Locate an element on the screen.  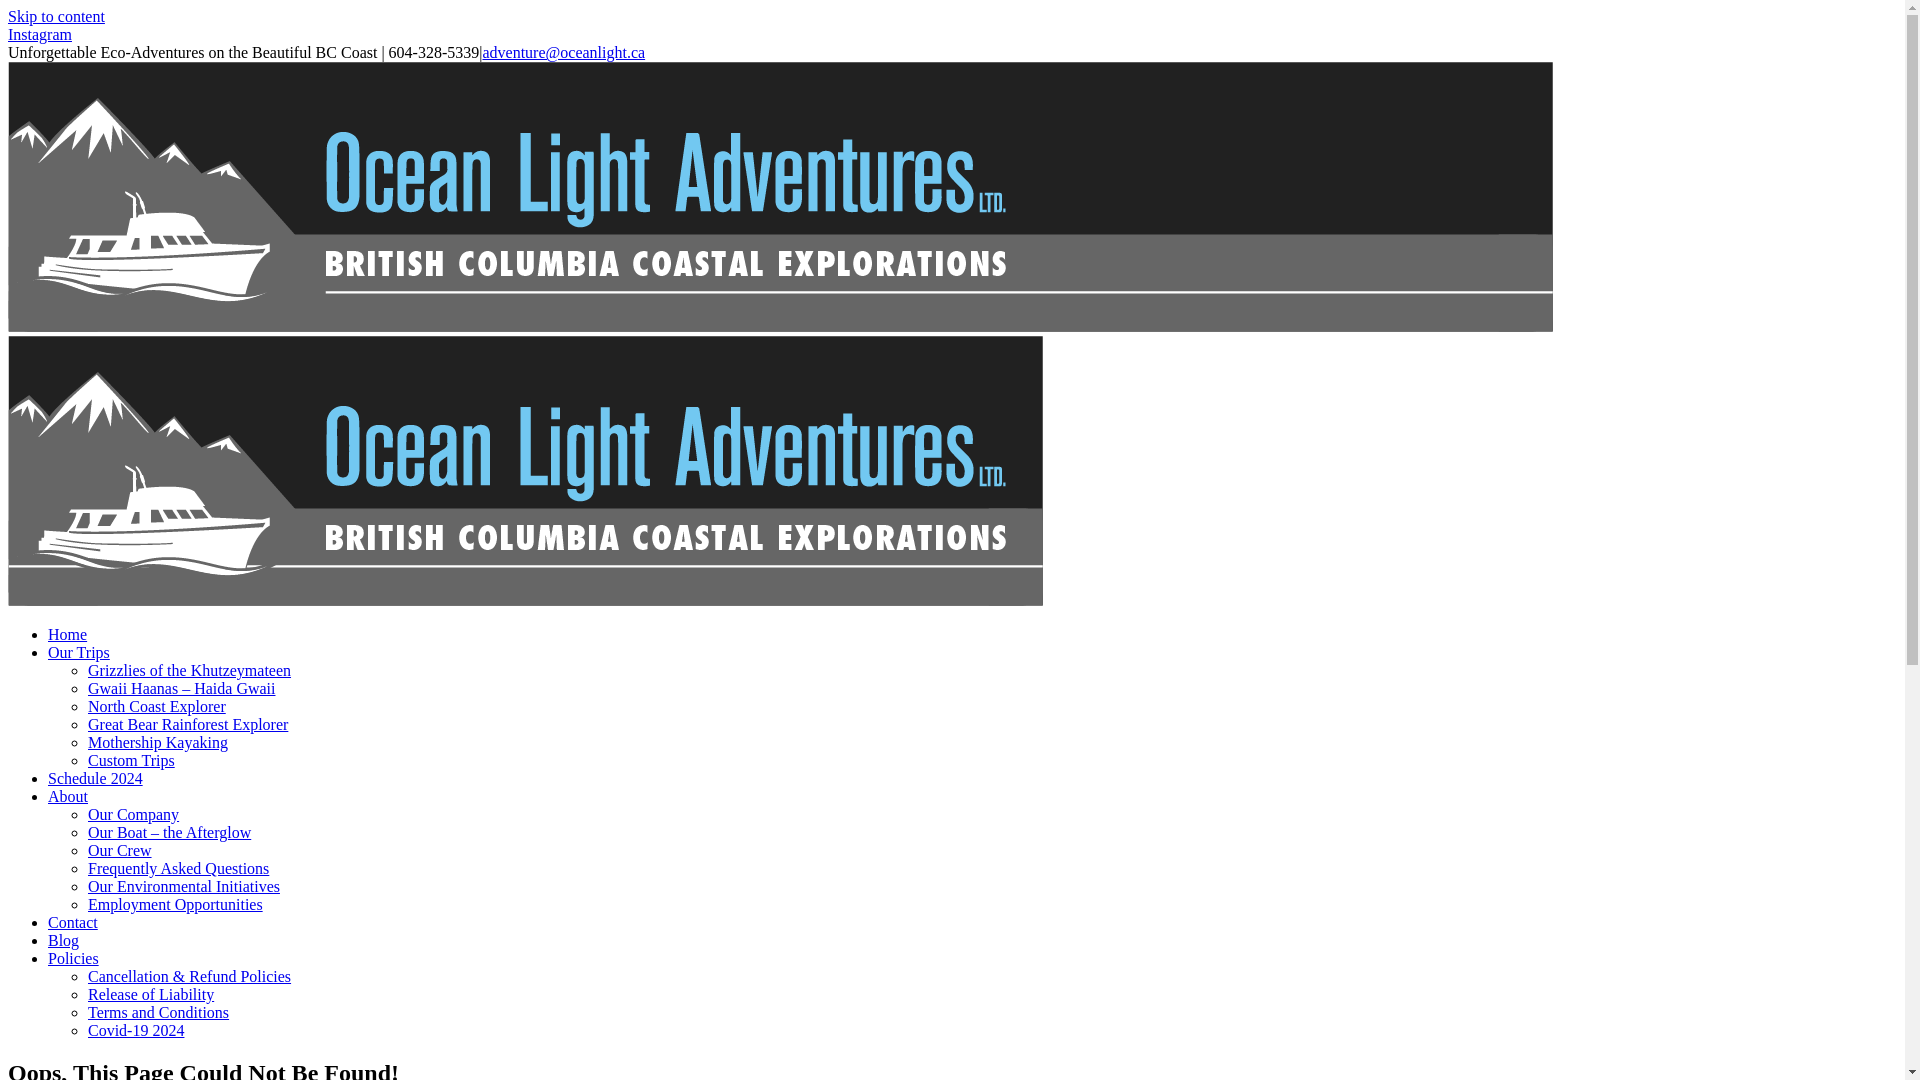
'Our Trips' is located at coordinates (78, 652).